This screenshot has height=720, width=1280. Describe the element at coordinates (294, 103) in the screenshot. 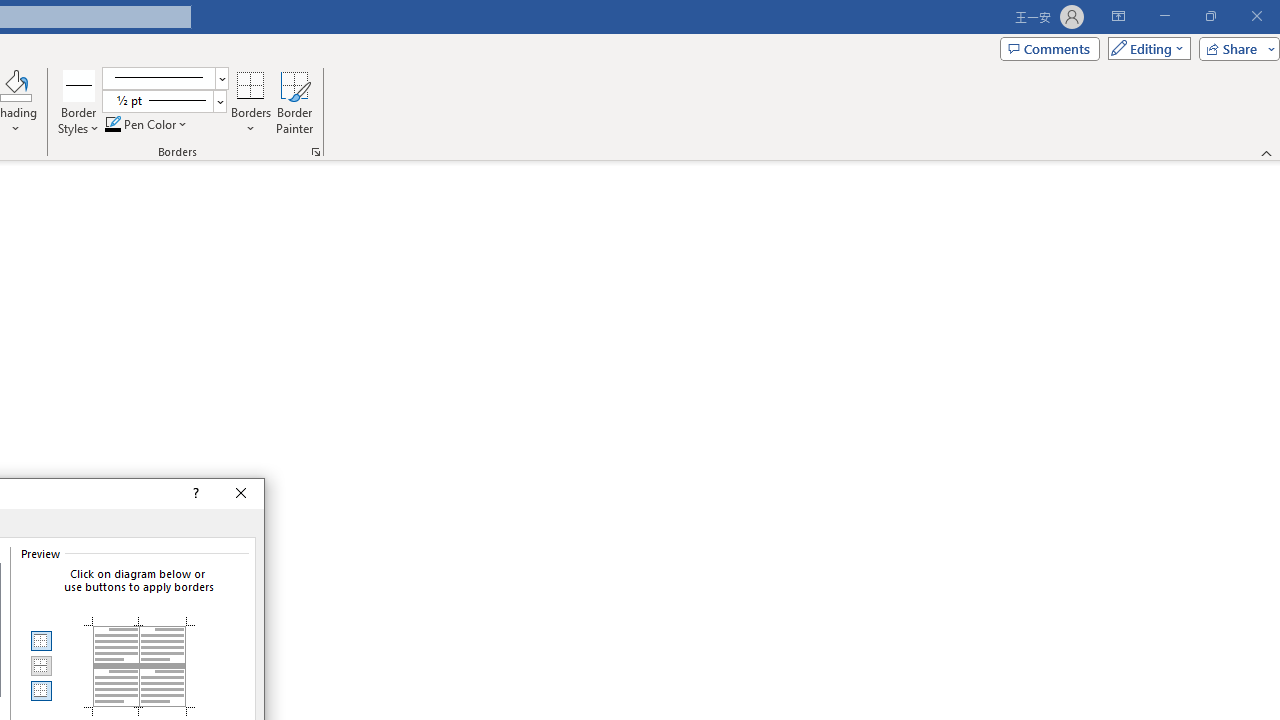

I see `'Border Painter'` at that location.